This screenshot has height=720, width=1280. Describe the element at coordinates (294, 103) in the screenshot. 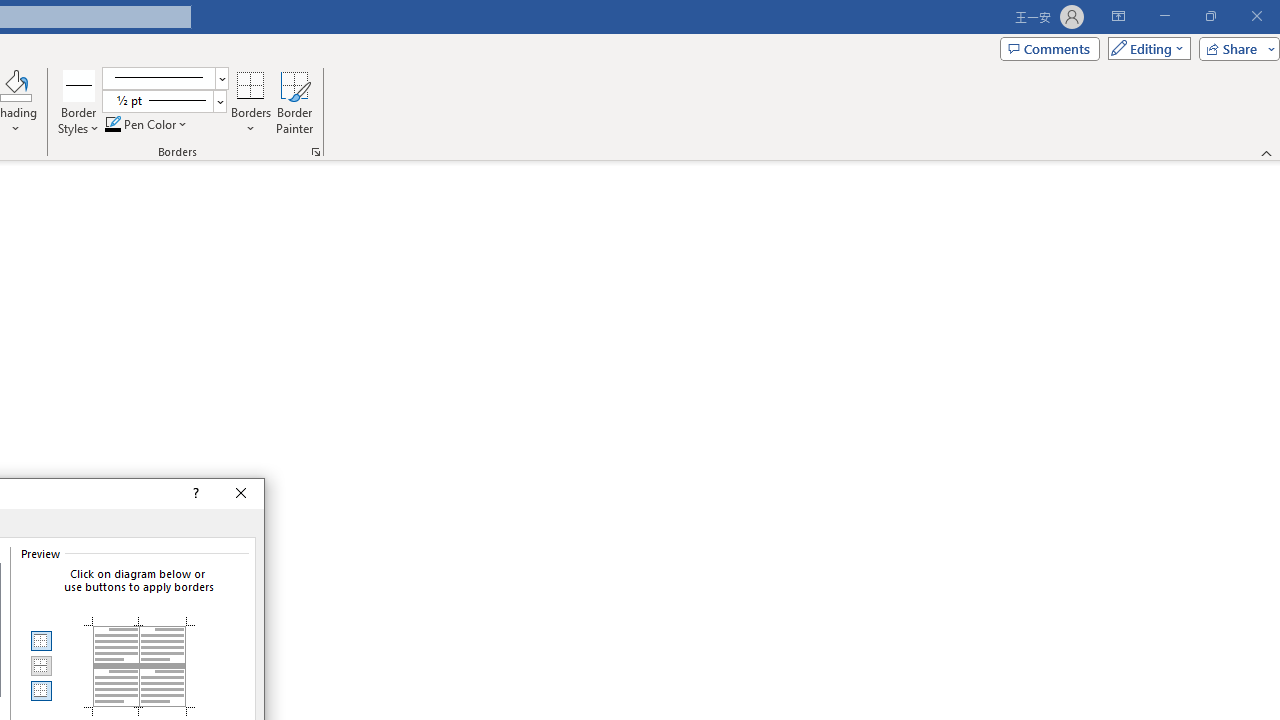

I see `'Border Painter'` at that location.